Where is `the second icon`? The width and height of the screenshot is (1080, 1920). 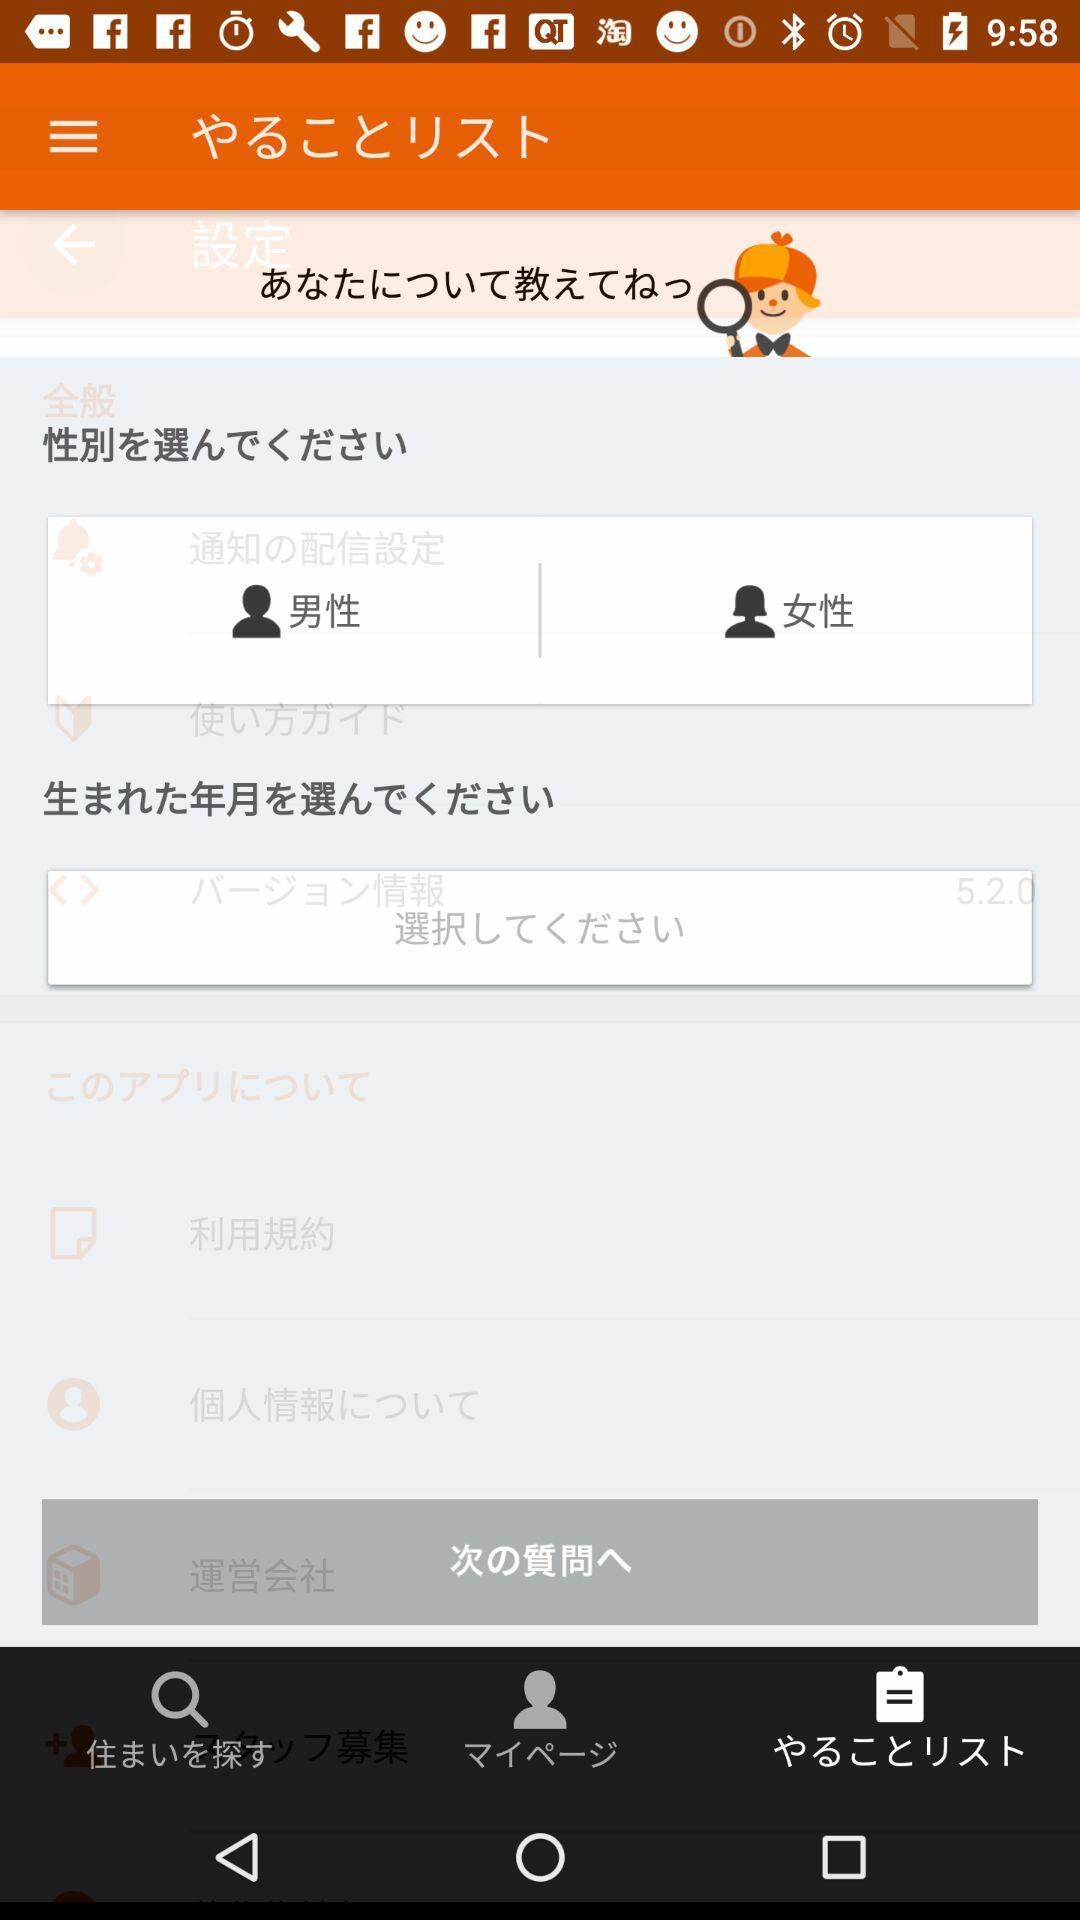
the second icon is located at coordinates (750, 609).